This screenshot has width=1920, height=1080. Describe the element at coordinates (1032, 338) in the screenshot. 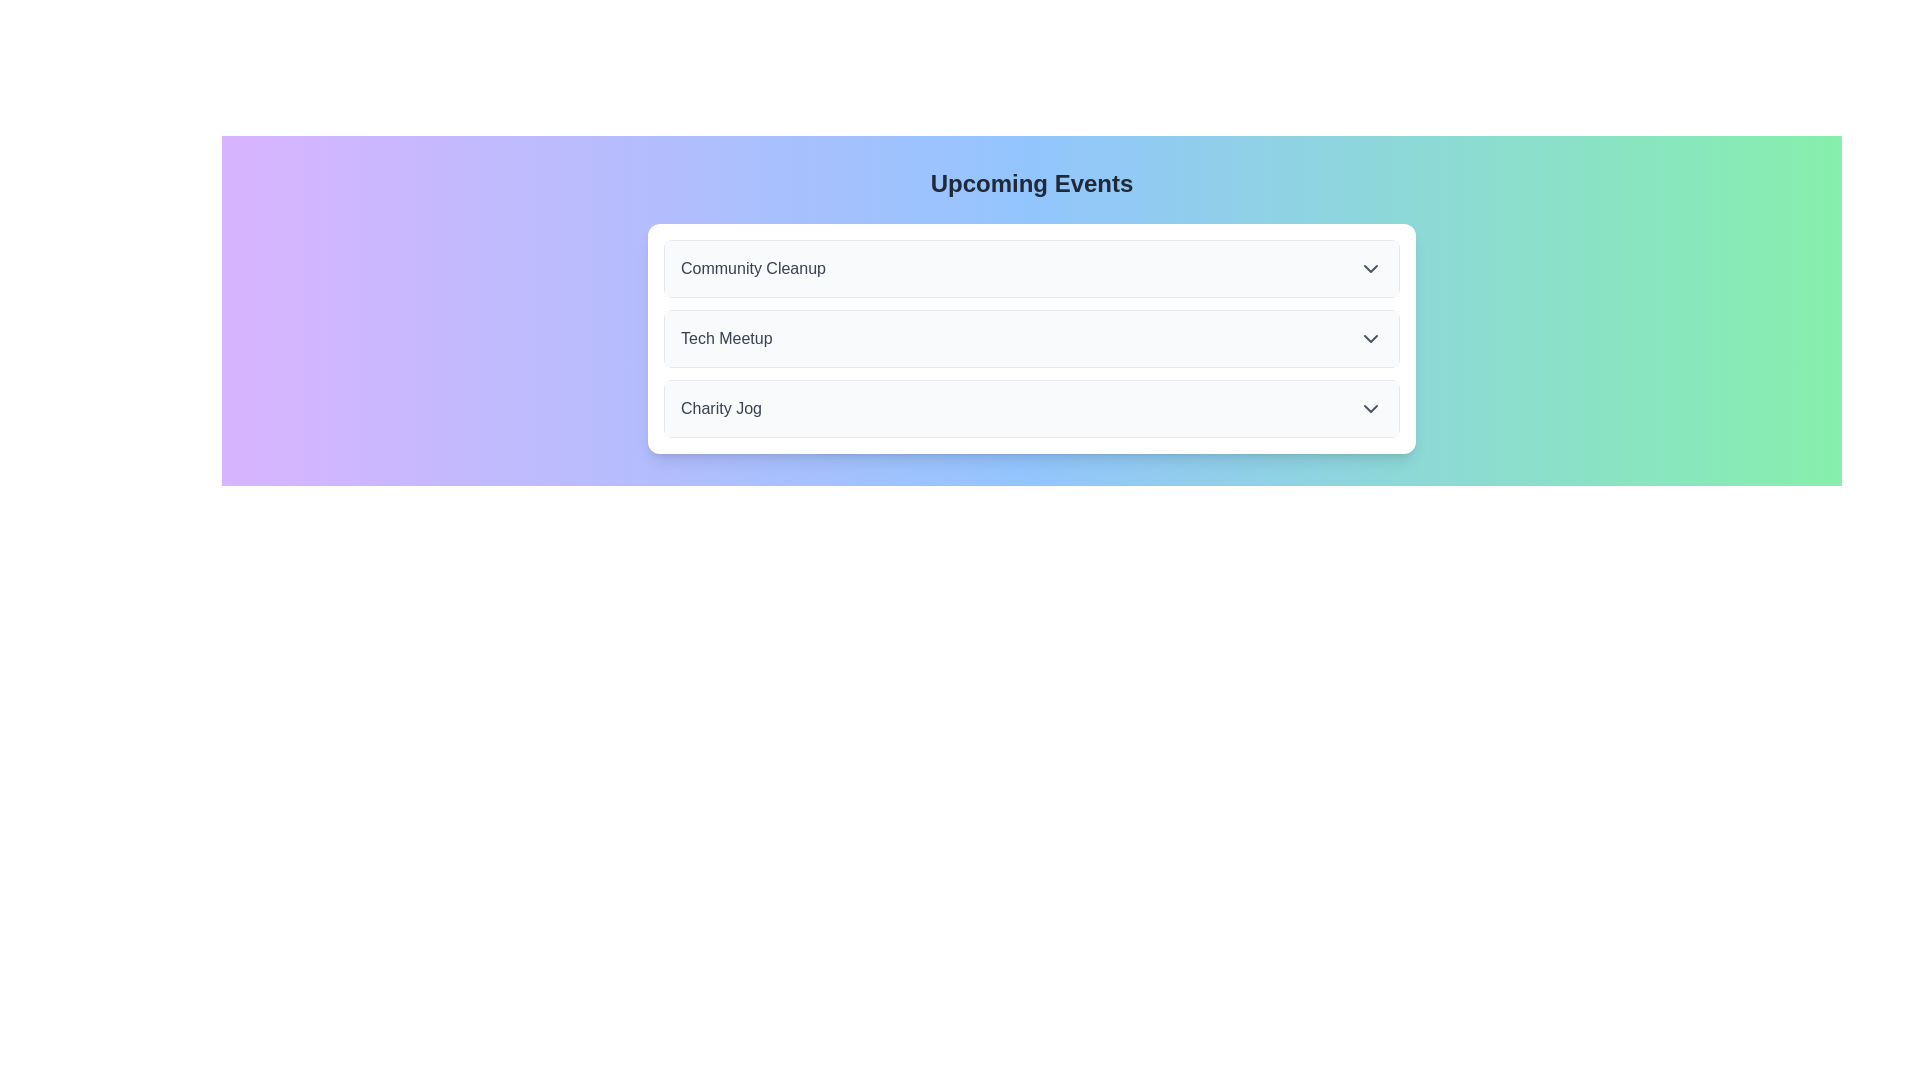

I see `the 'Tech Meetup' dropdown list item located under 'Upcoming Events'` at that location.